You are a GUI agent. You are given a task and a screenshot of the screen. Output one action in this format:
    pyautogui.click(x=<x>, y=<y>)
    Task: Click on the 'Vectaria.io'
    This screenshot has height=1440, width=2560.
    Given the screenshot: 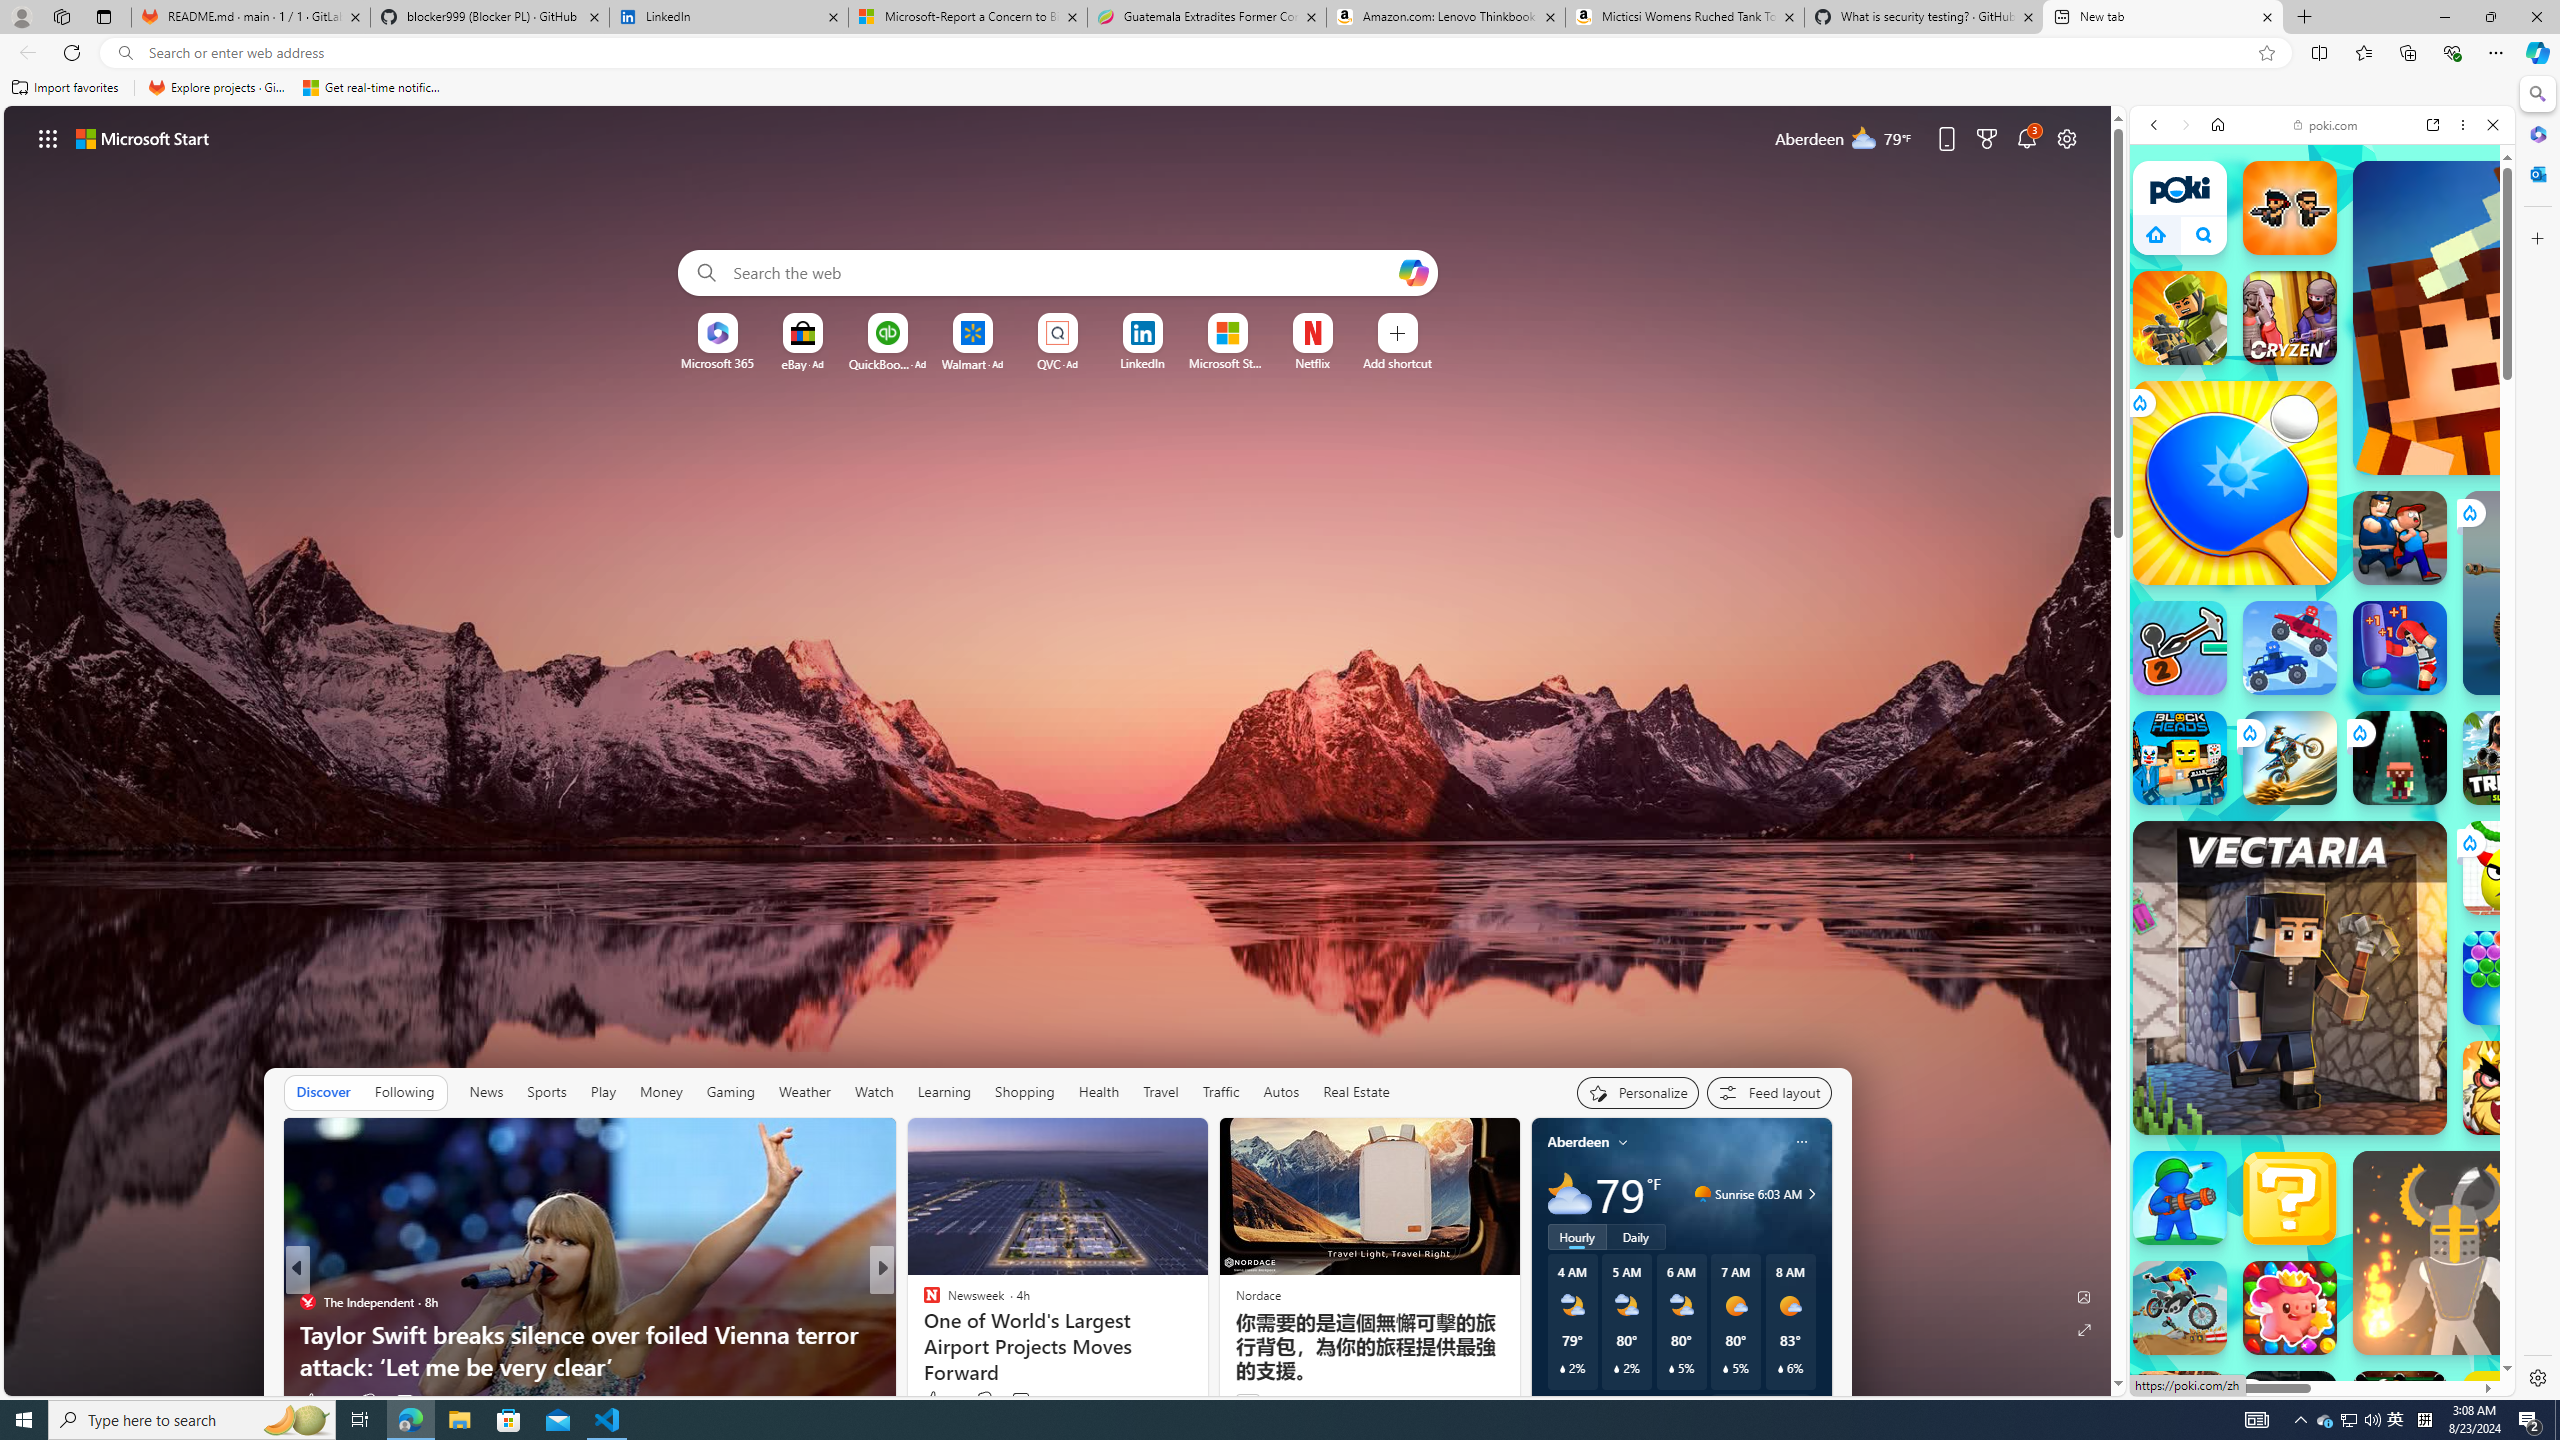 What is the action you would take?
    pyautogui.click(x=2288, y=976)
    